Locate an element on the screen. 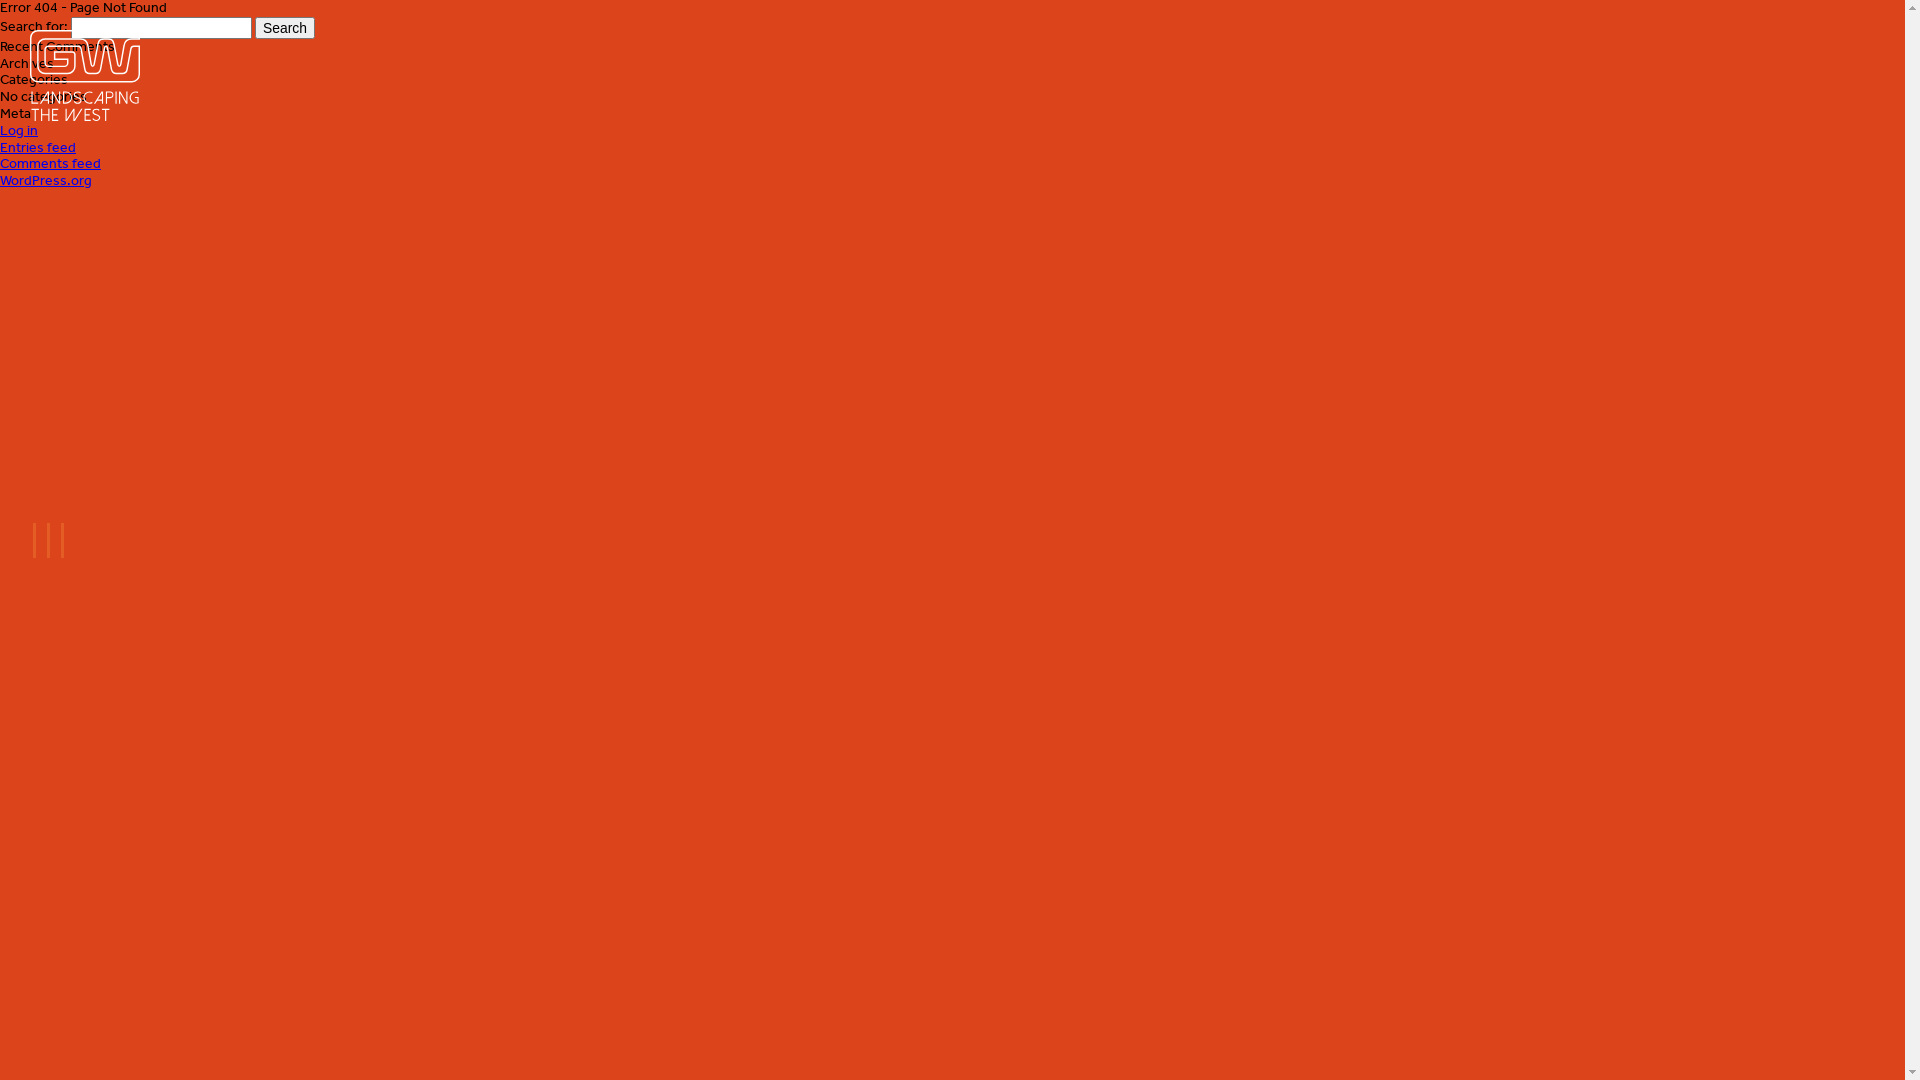 Image resolution: width=1920 pixels, height=1080 pixels. 'Search' is located at coordinates (283, 27).